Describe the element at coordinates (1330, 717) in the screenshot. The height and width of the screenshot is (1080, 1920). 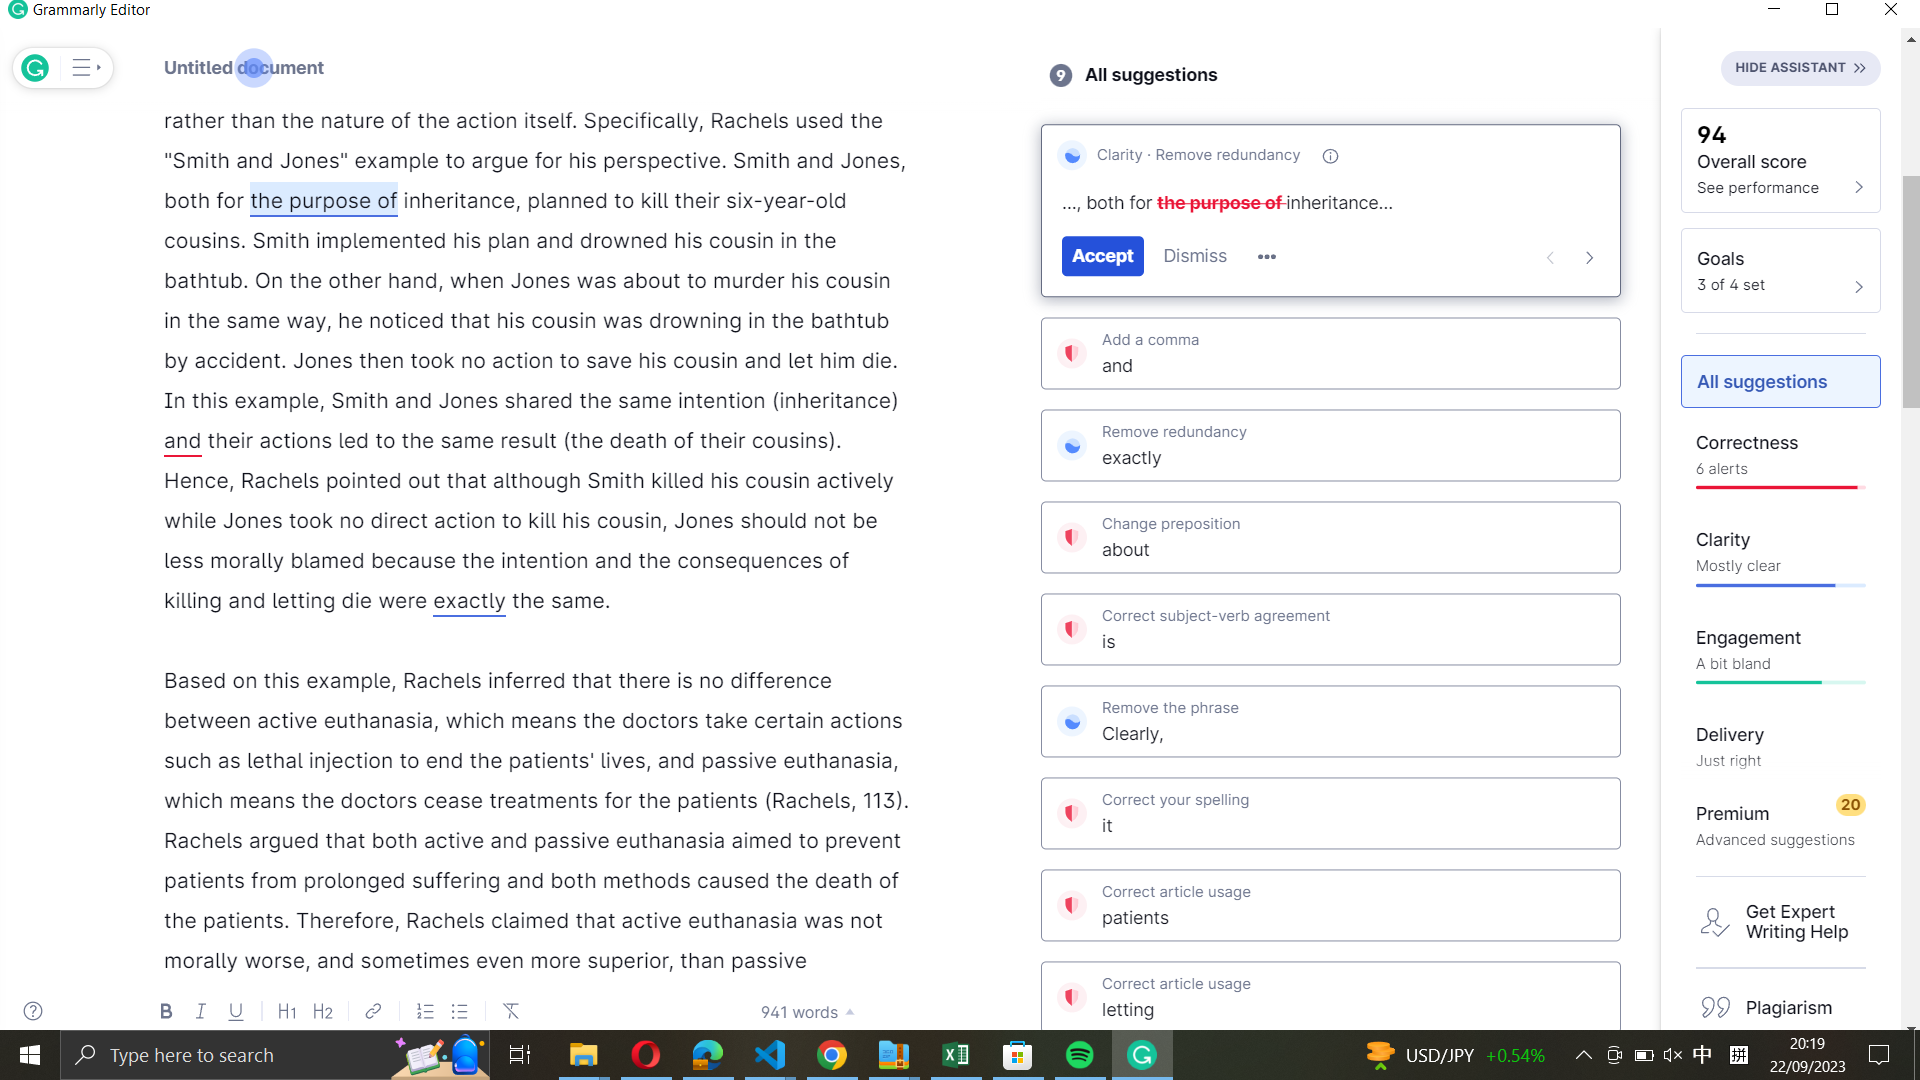
I see `Eliminate the term "clearly" from text document` at that location.